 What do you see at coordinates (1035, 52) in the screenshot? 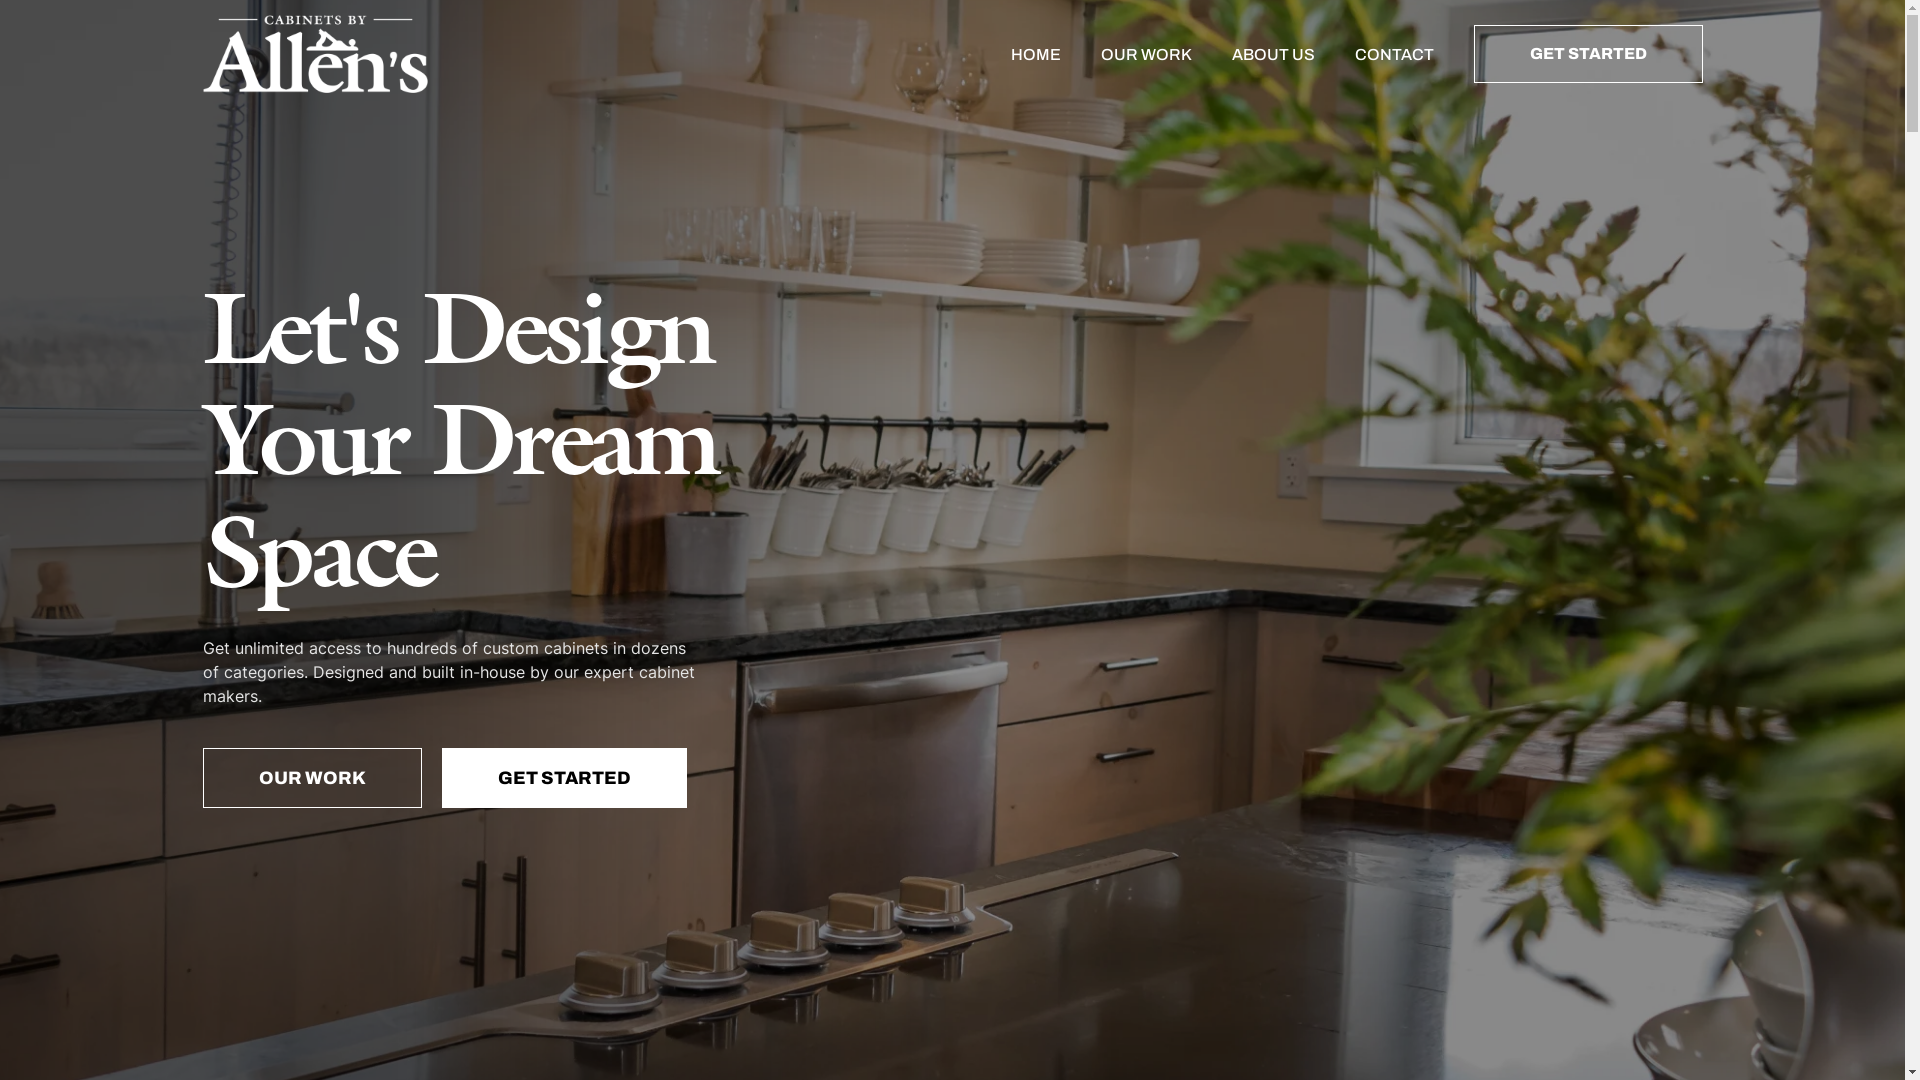
I see `'HOME'` at bounding box center [1035, 52].